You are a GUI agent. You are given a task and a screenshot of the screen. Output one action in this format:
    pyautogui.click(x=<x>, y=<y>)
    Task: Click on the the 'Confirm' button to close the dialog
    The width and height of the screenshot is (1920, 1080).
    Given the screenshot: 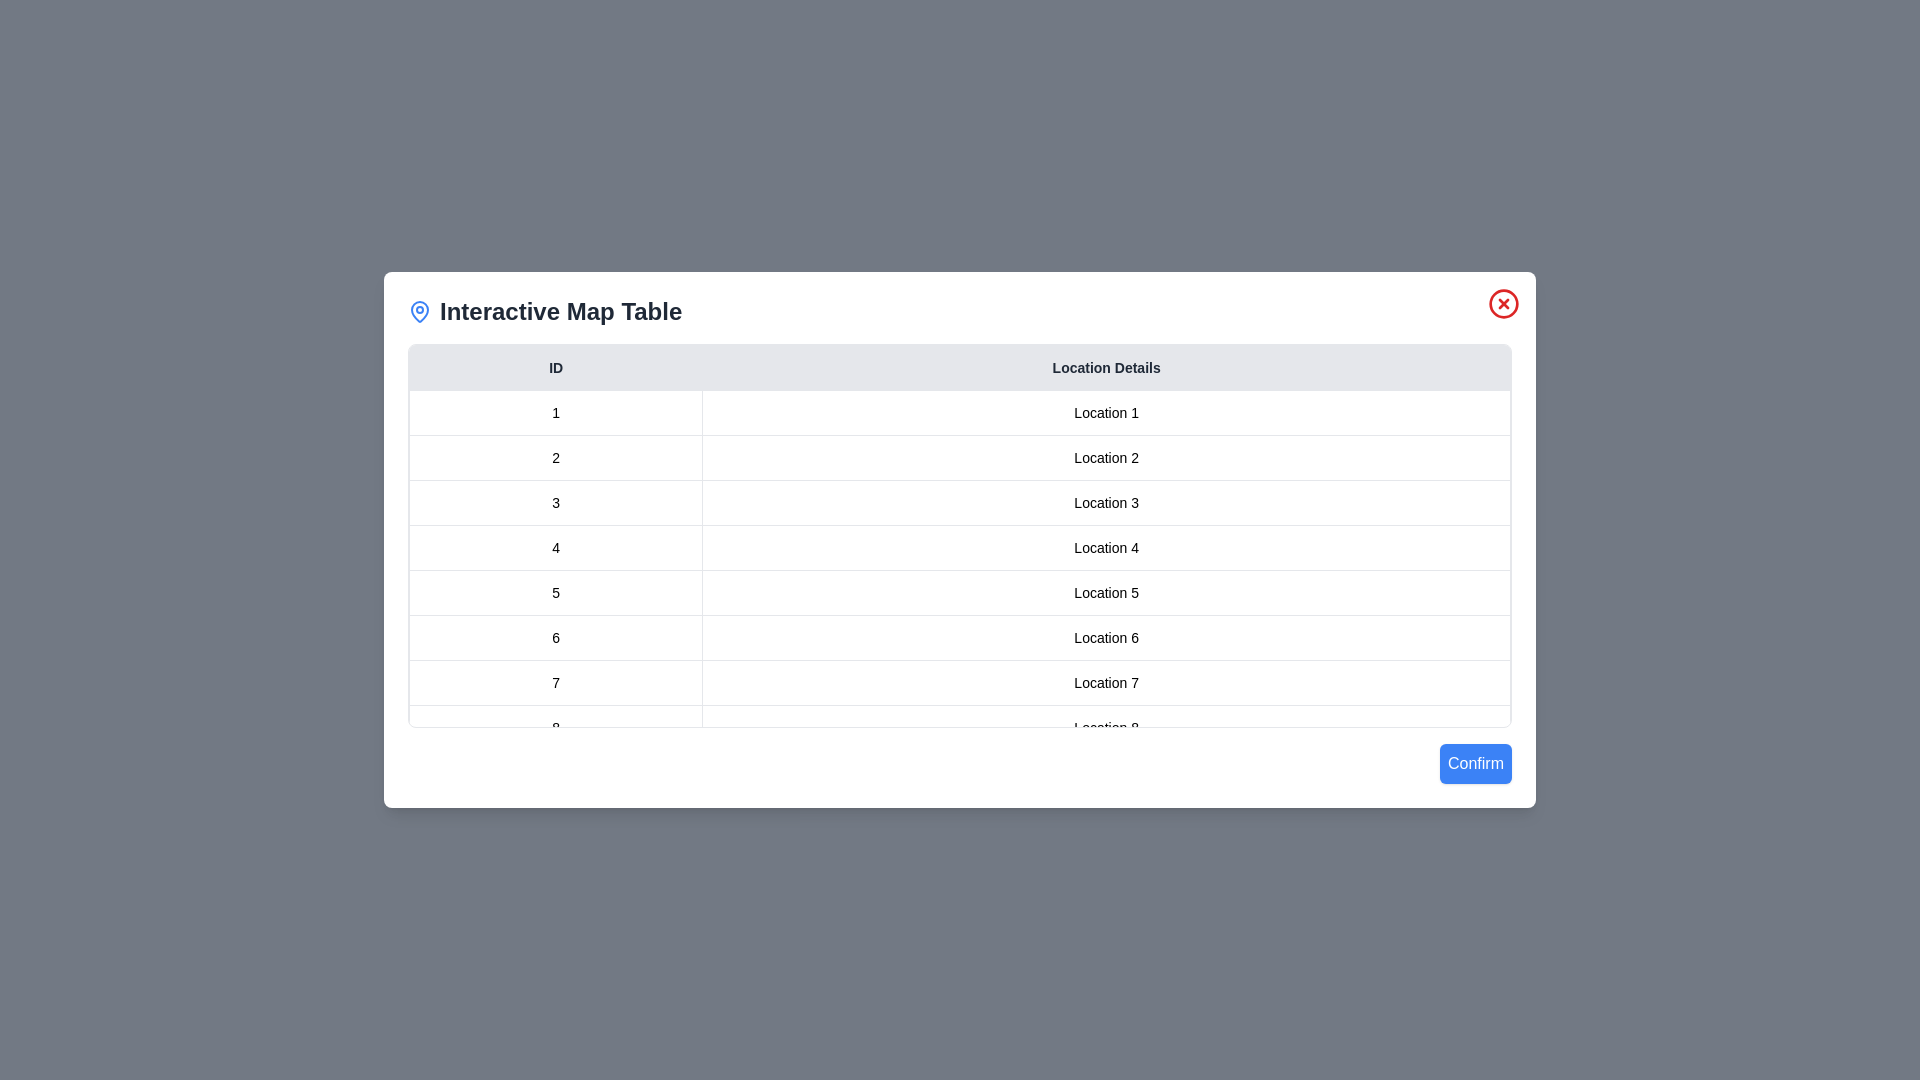 What is the action you would take?
    pyautogui.click(x=1475, y=763)
    